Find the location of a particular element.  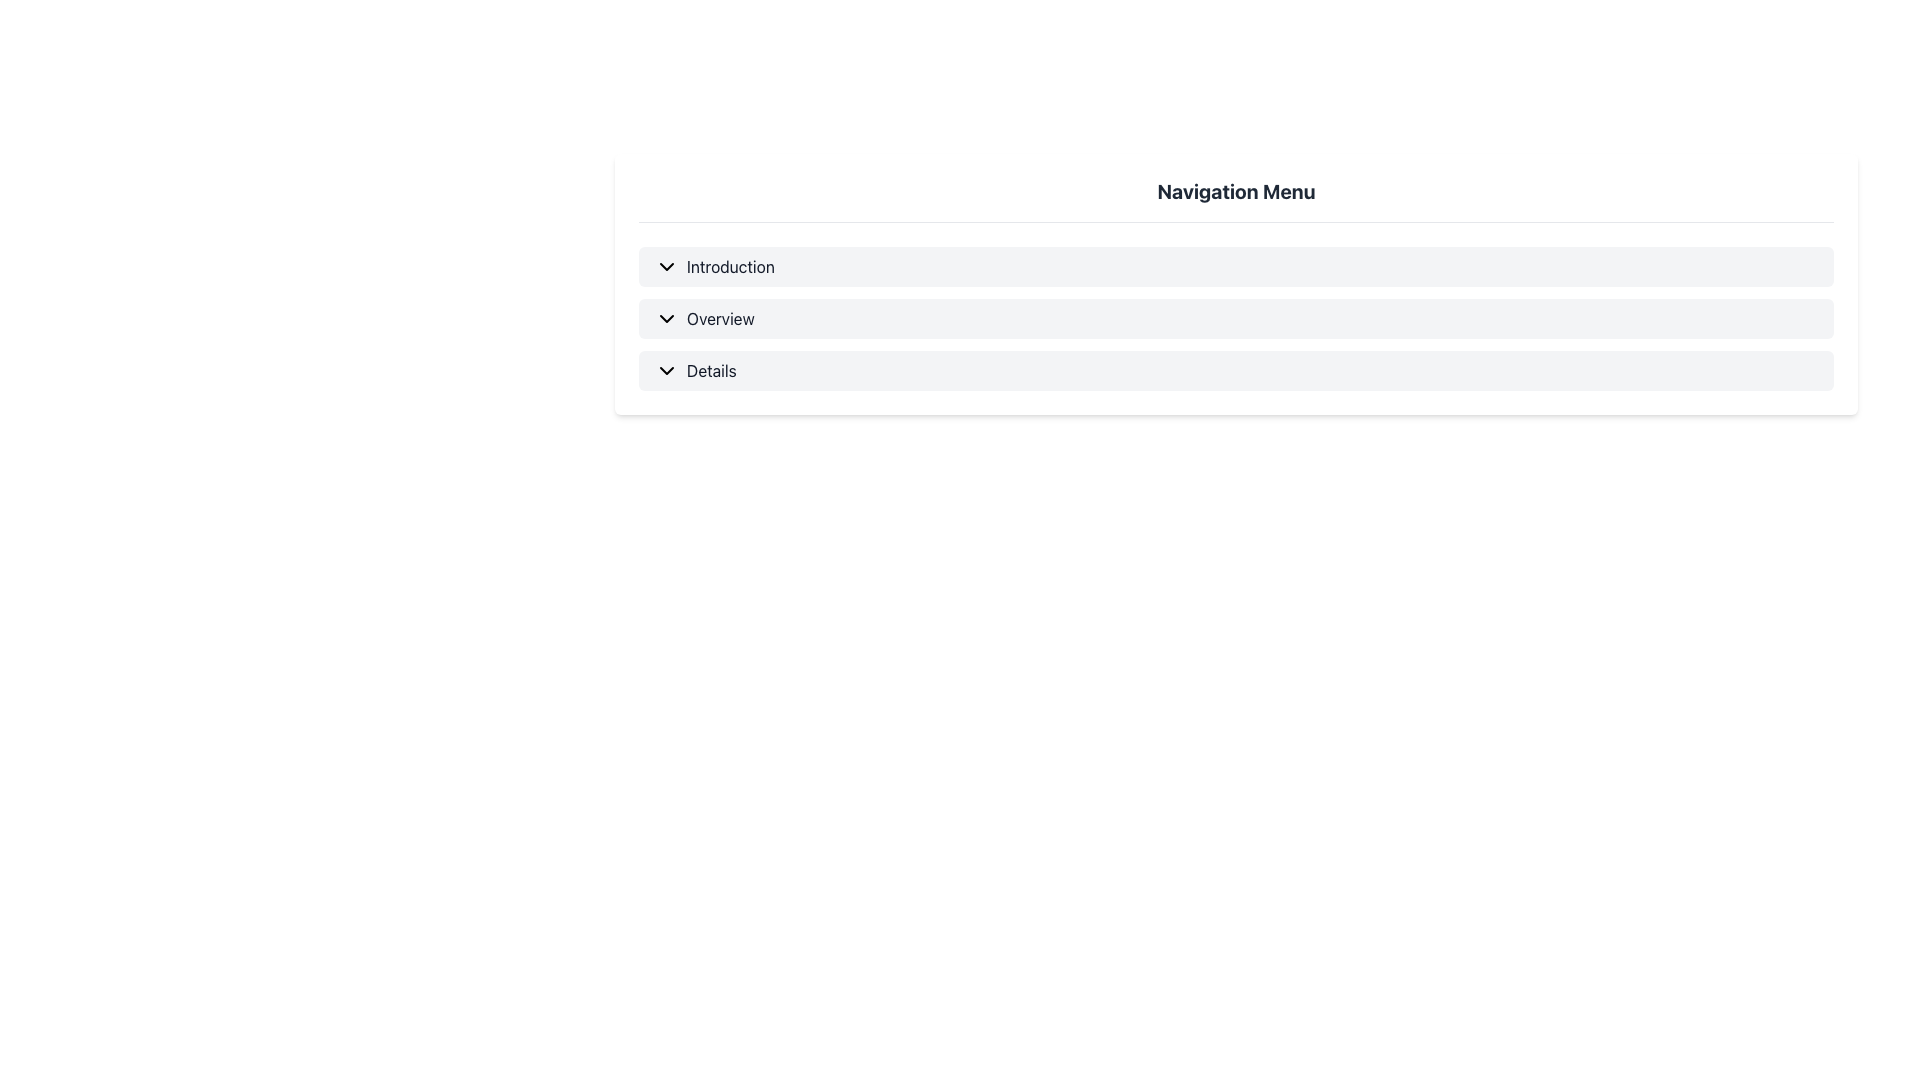

the bold, large text label reading 'Navigation Menu' that is centrally located at the top of the interface is located at coordinates (1235, 192).